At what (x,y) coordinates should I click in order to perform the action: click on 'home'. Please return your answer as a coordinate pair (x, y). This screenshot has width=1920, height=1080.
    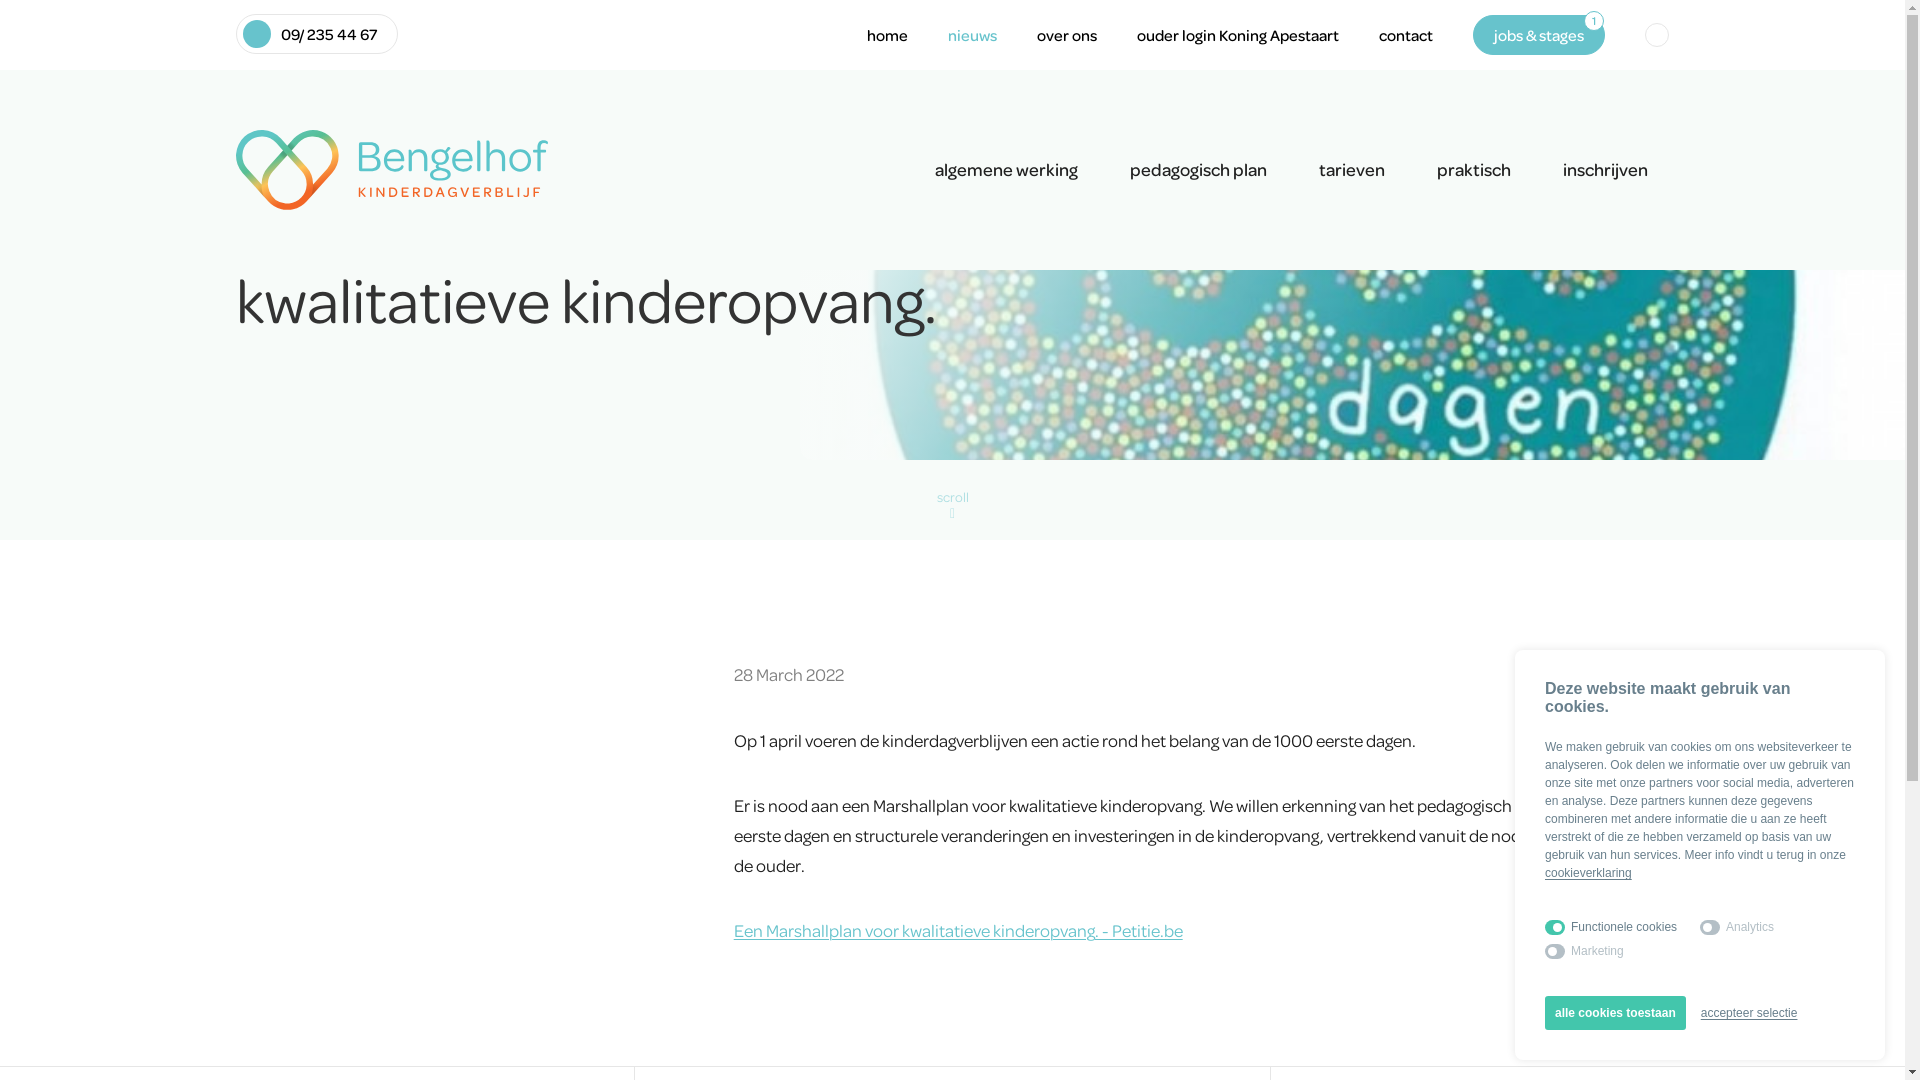
    Looking at the image, I should click on (867, 34).